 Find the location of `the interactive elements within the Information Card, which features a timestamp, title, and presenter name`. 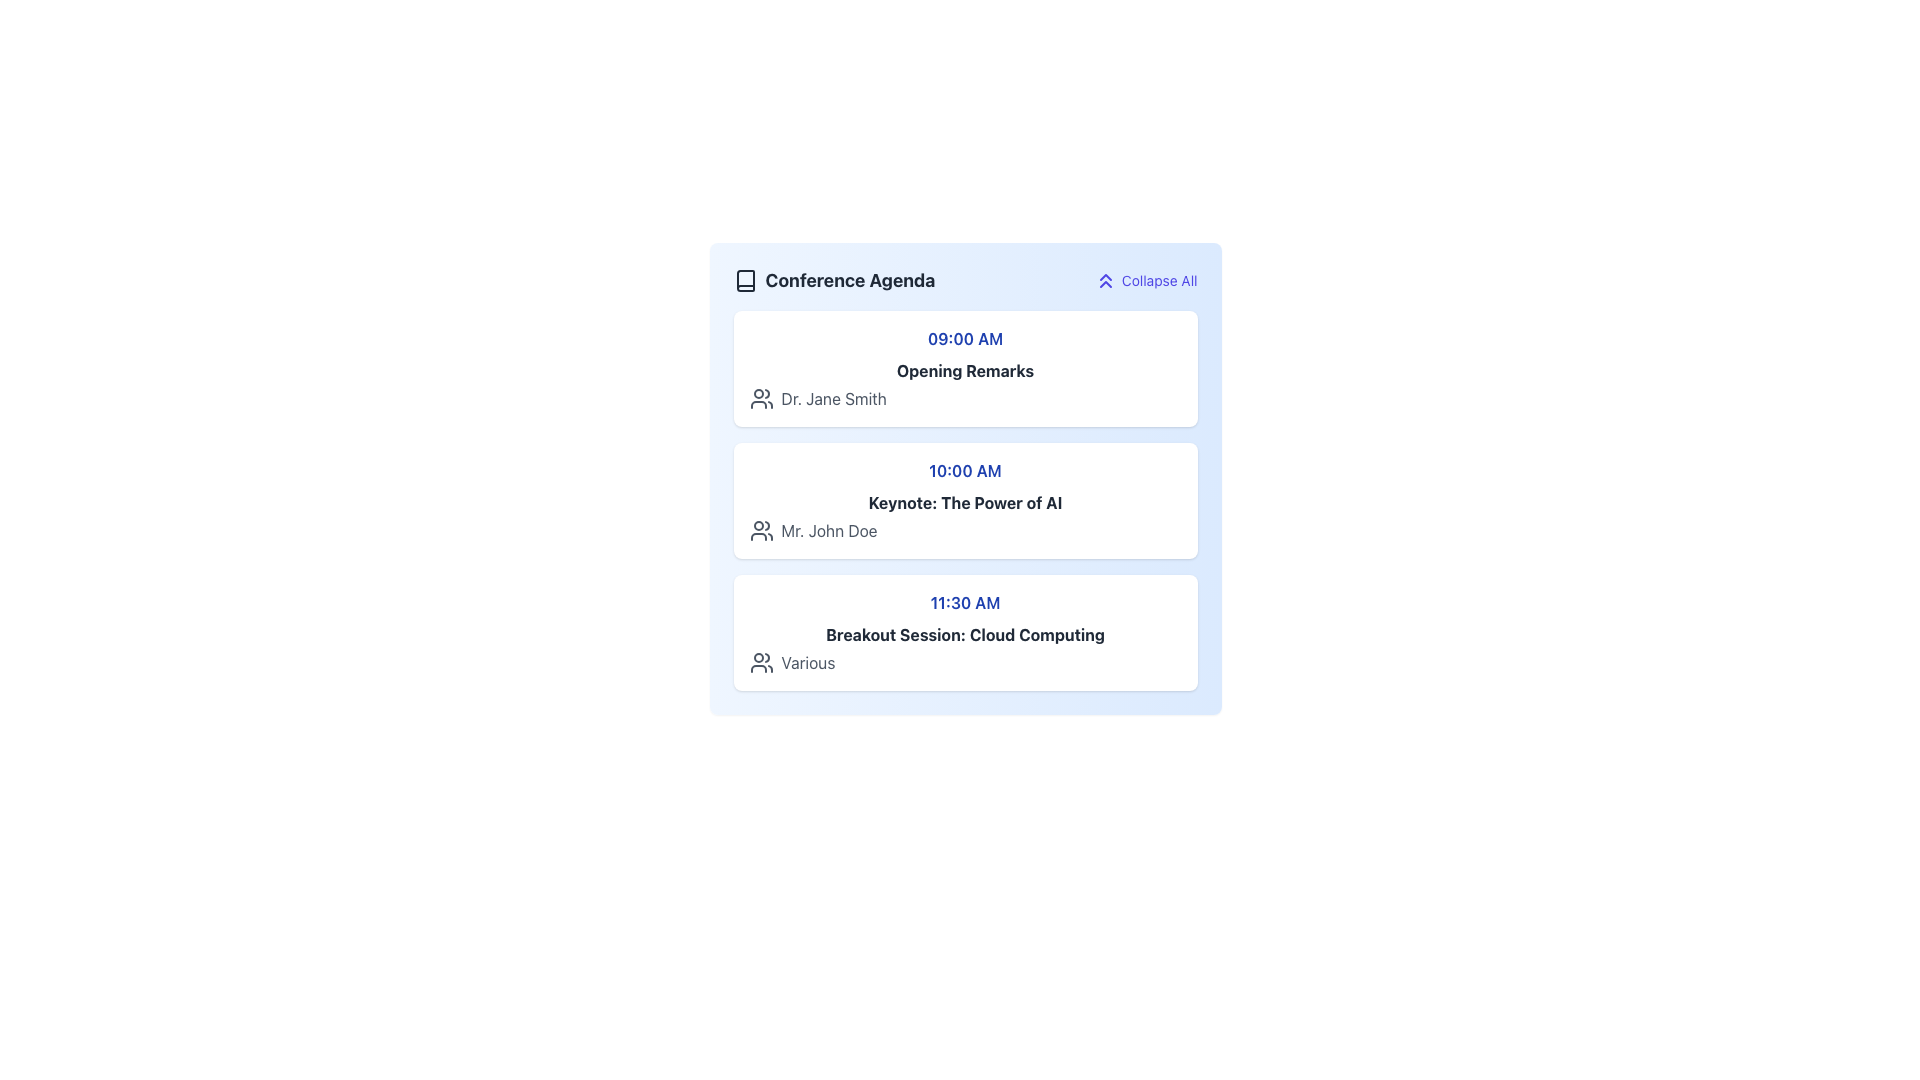

the interactive elements within the Information Card, which features a timestamp, title, and presenter name is located at coordinates (965, 369).